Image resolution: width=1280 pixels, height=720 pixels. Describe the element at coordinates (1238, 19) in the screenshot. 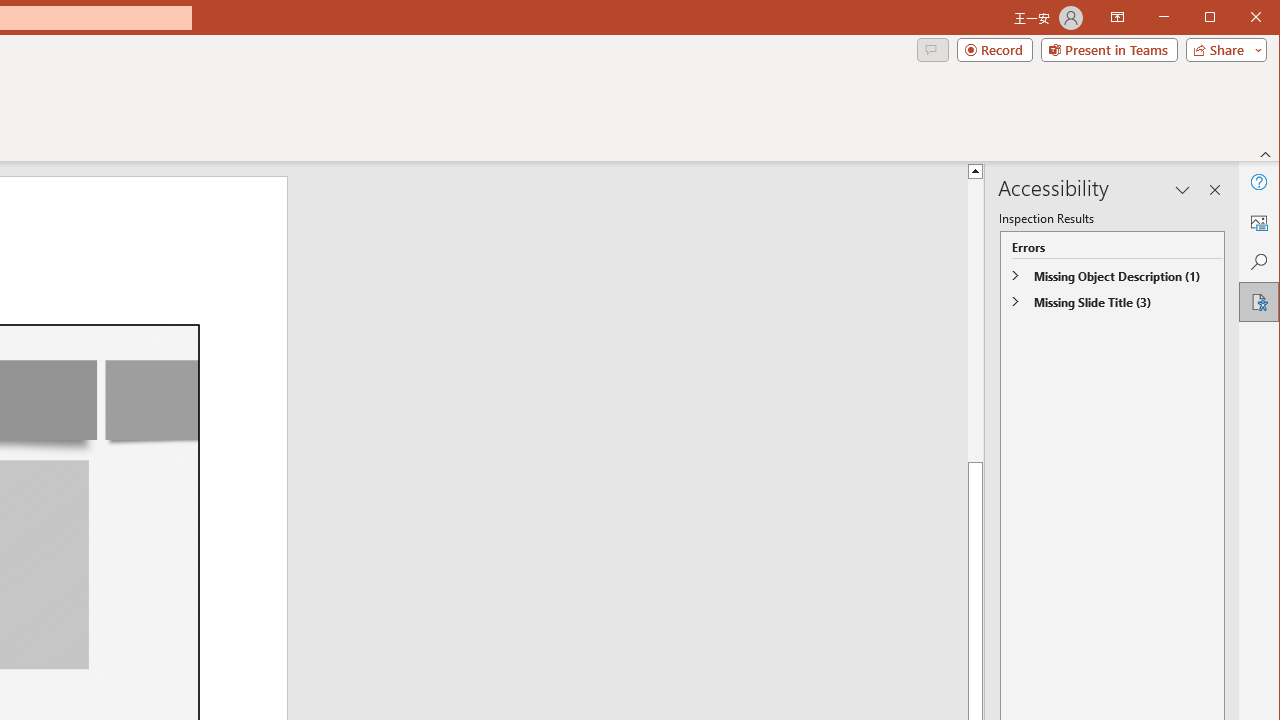

I see `'Maximize'` at that location.